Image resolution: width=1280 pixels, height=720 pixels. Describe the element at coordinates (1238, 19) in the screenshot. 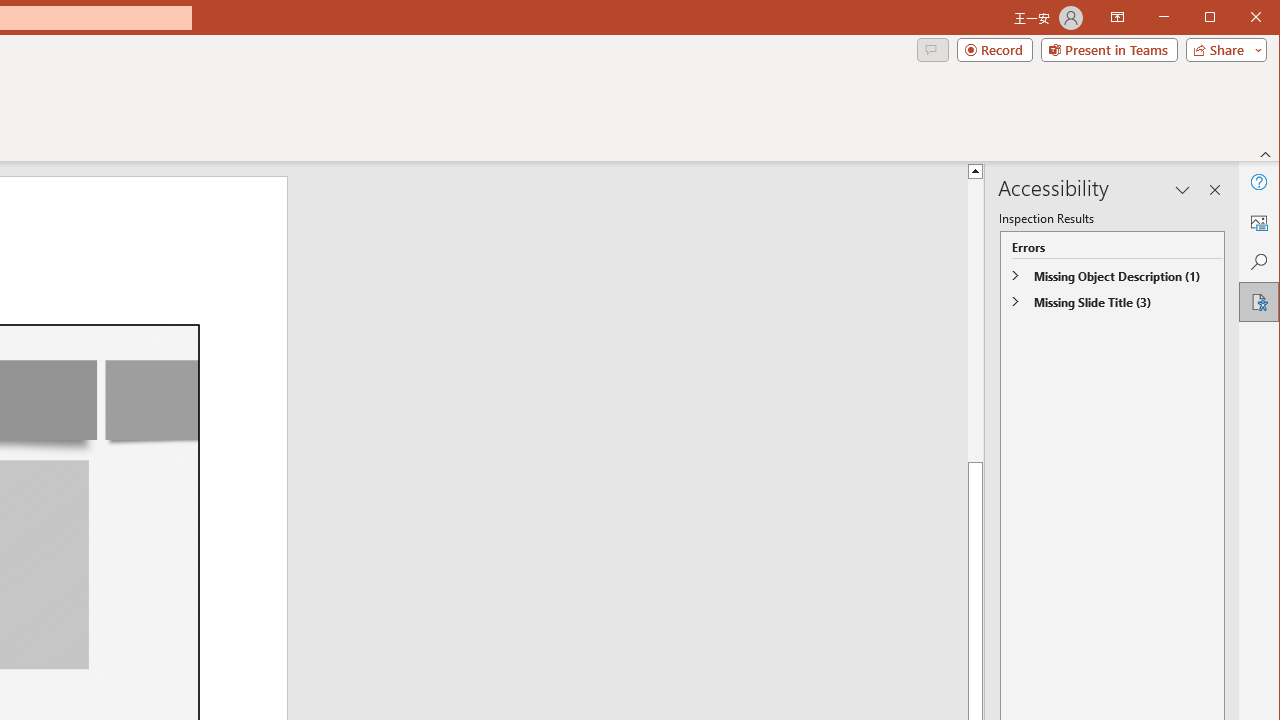

I see `'Maximize'` at that location.